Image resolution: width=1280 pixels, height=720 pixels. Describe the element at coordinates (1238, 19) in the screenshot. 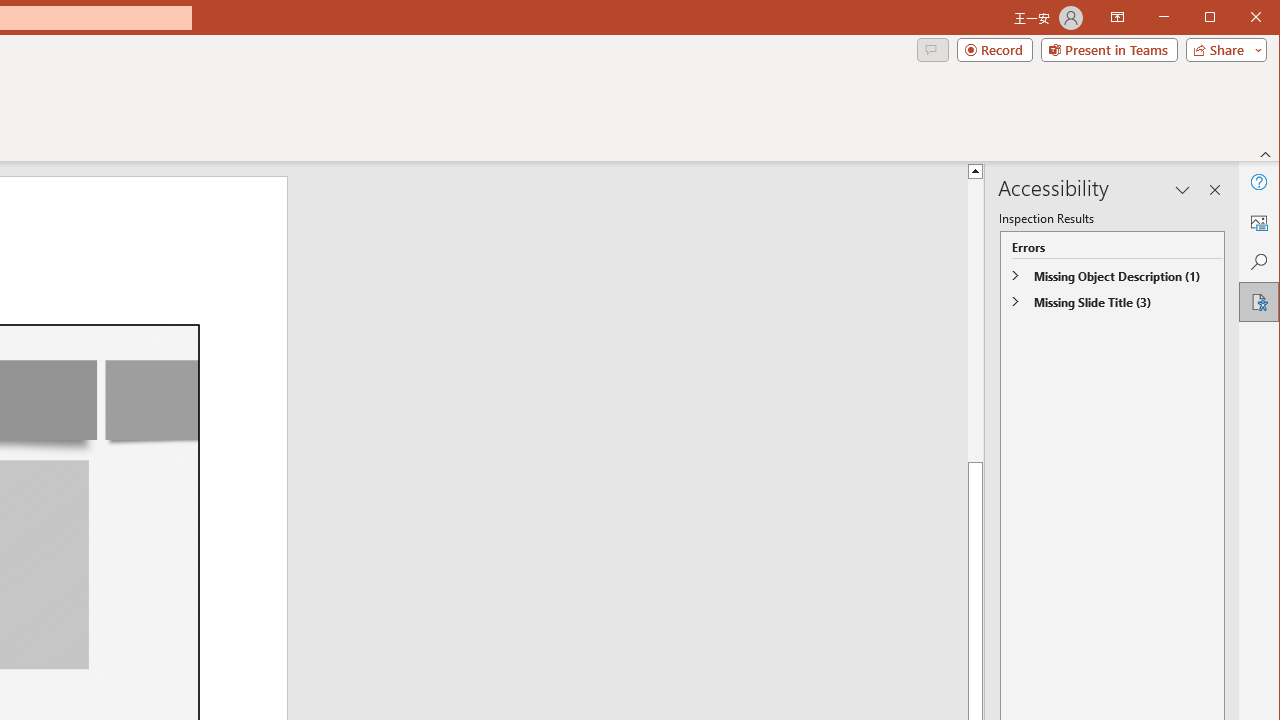

I see `'Maximize'` at that location.